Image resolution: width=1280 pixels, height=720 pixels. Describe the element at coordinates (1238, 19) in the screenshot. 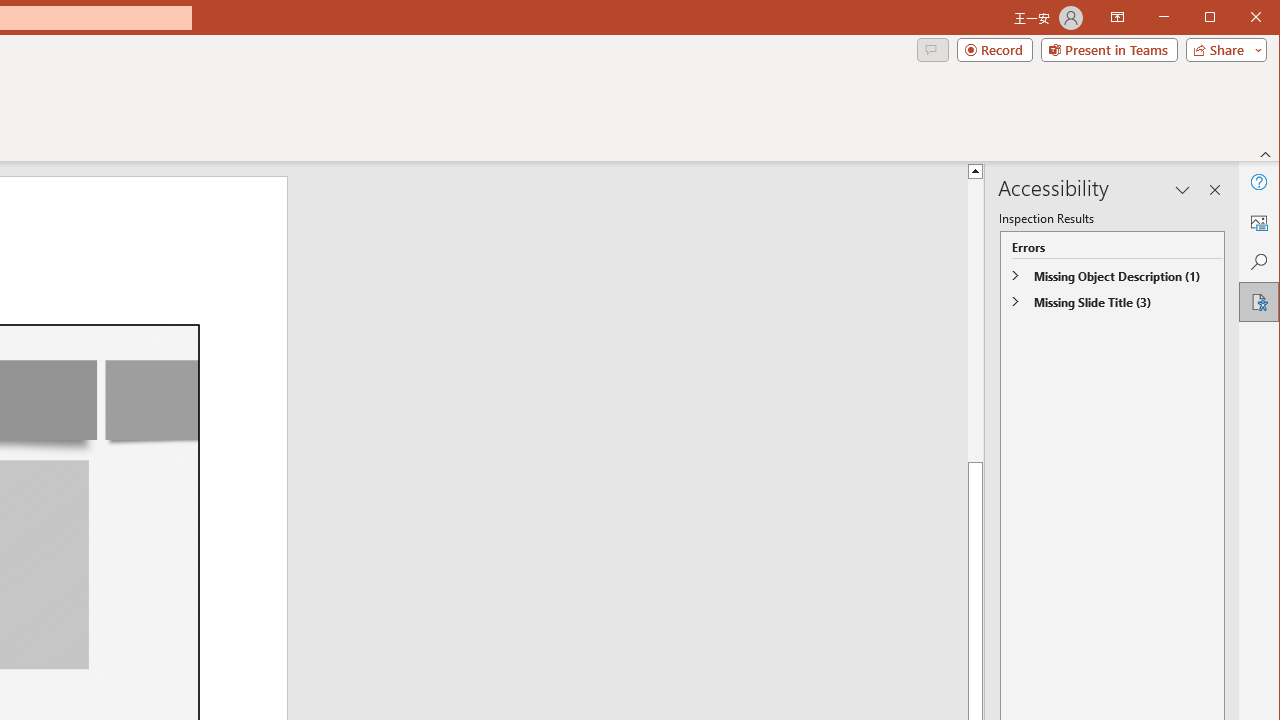

I see `'Maximize'` at that location.